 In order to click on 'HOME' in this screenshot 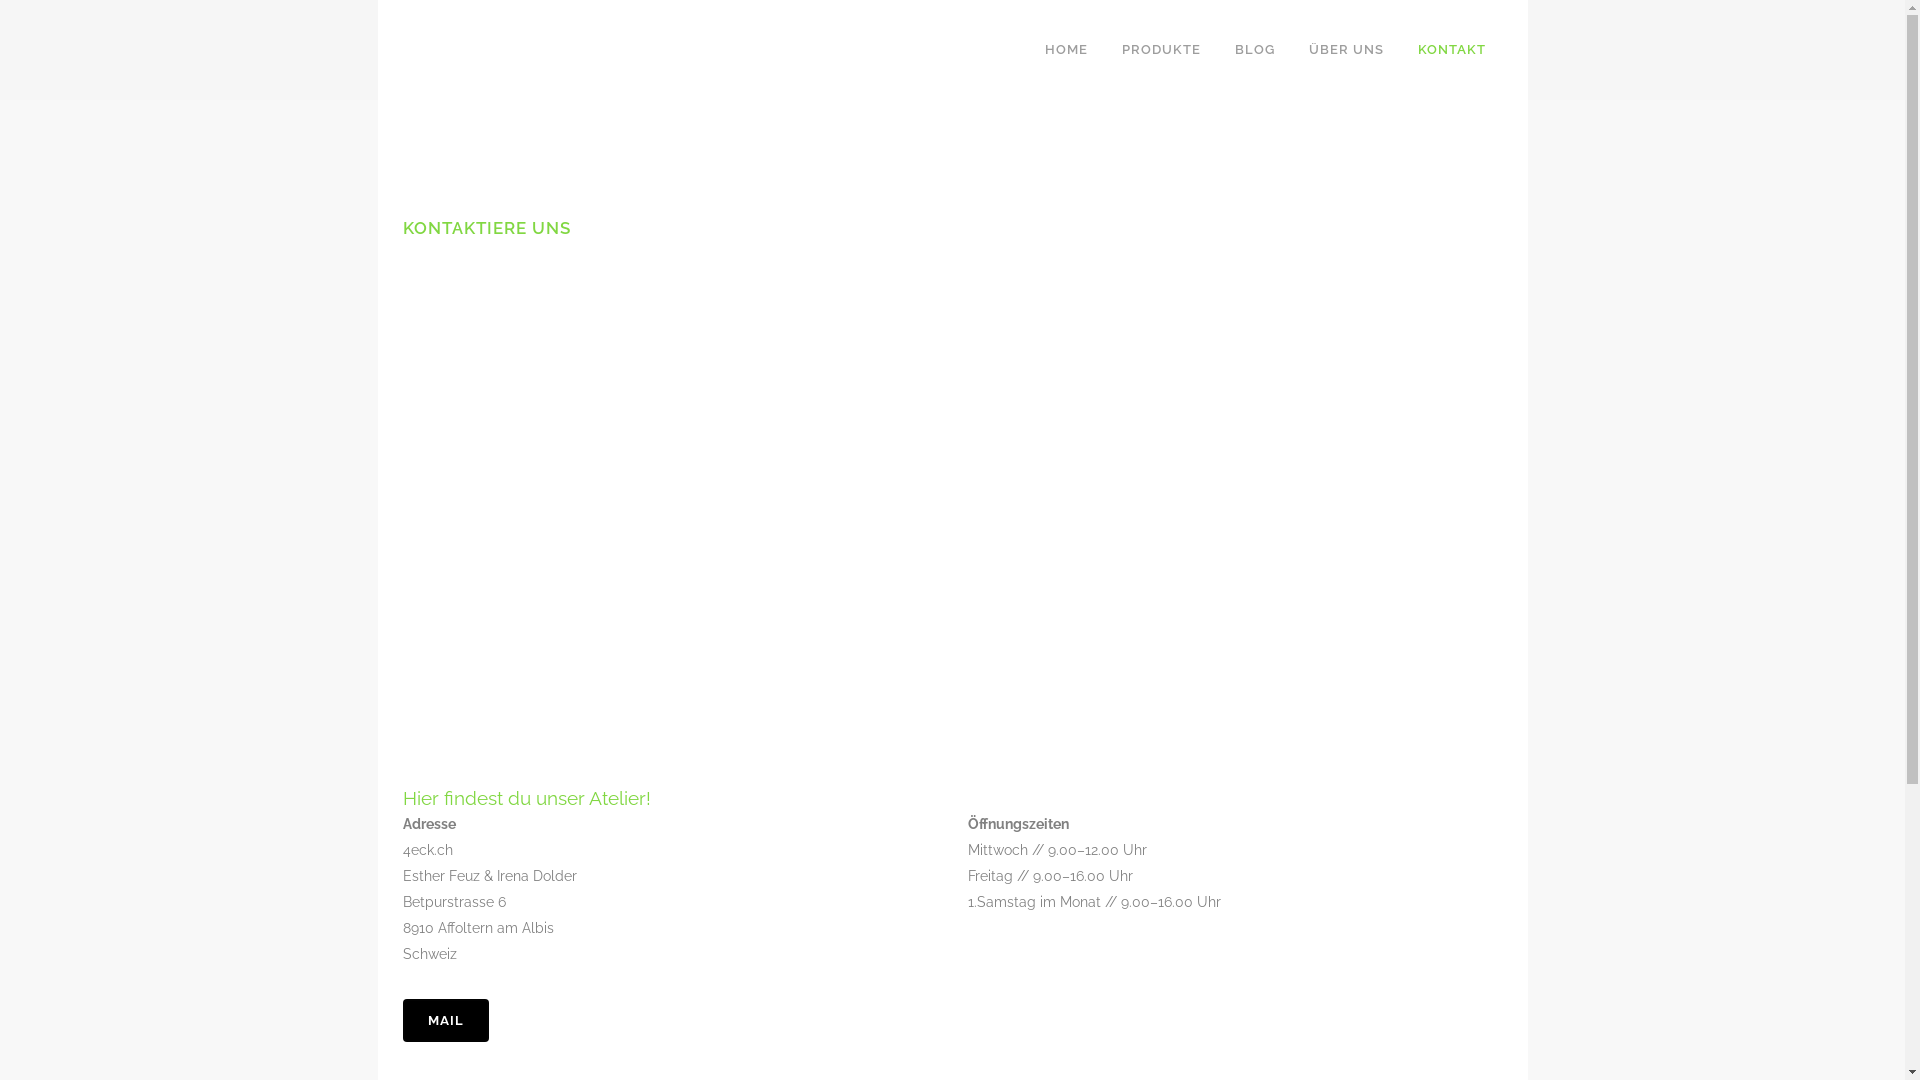, I will do `click(1065, 49)`.